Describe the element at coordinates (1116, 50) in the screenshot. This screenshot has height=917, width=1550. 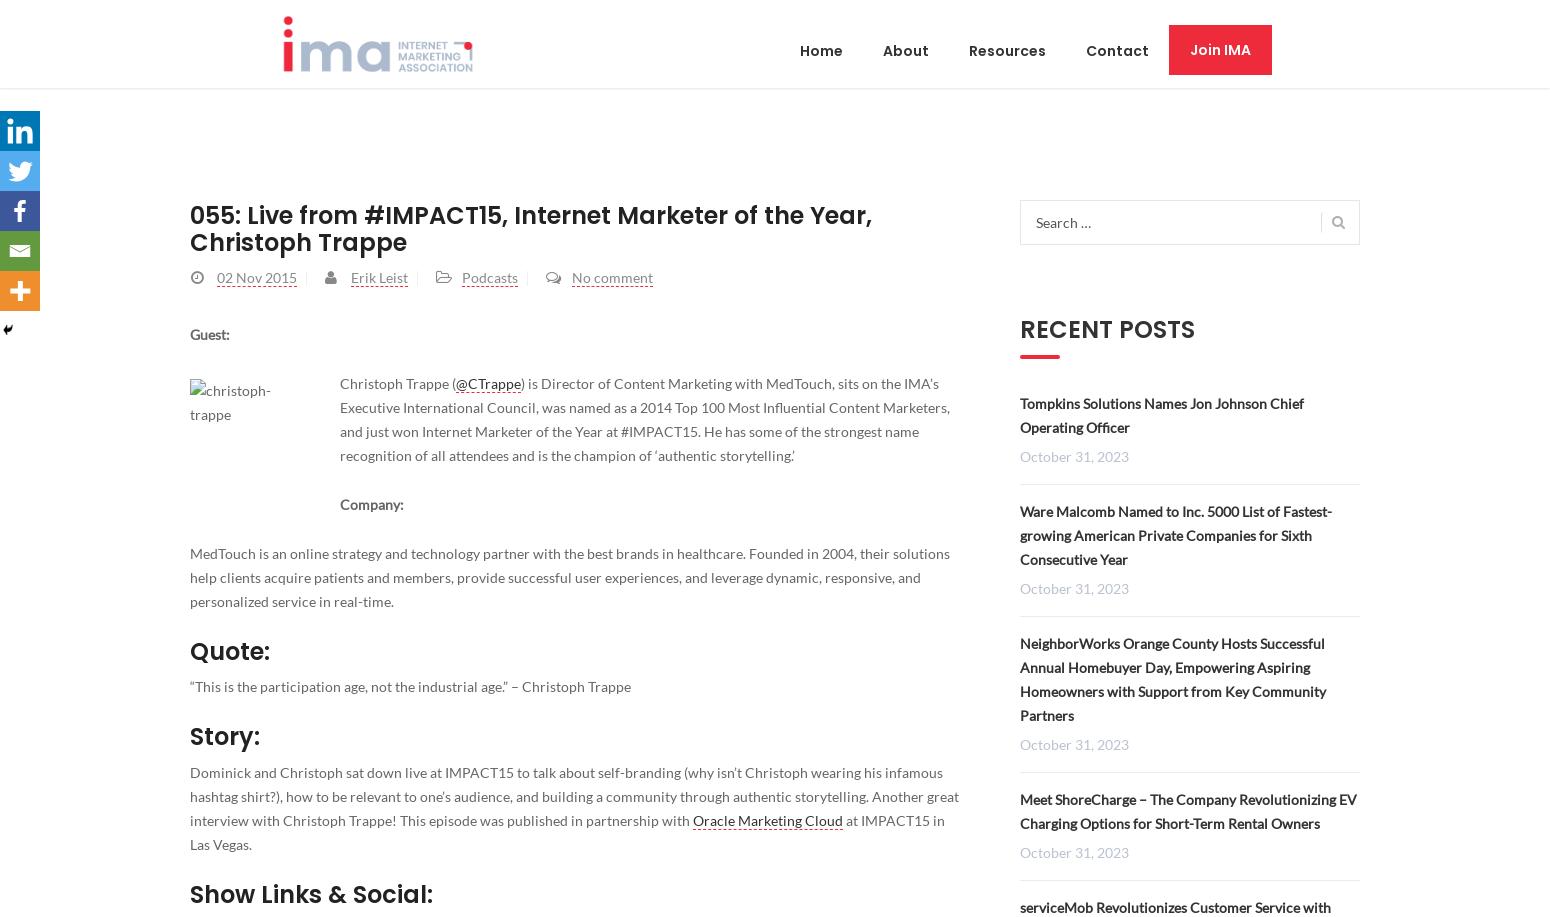
I see `'Contact'` at that location.